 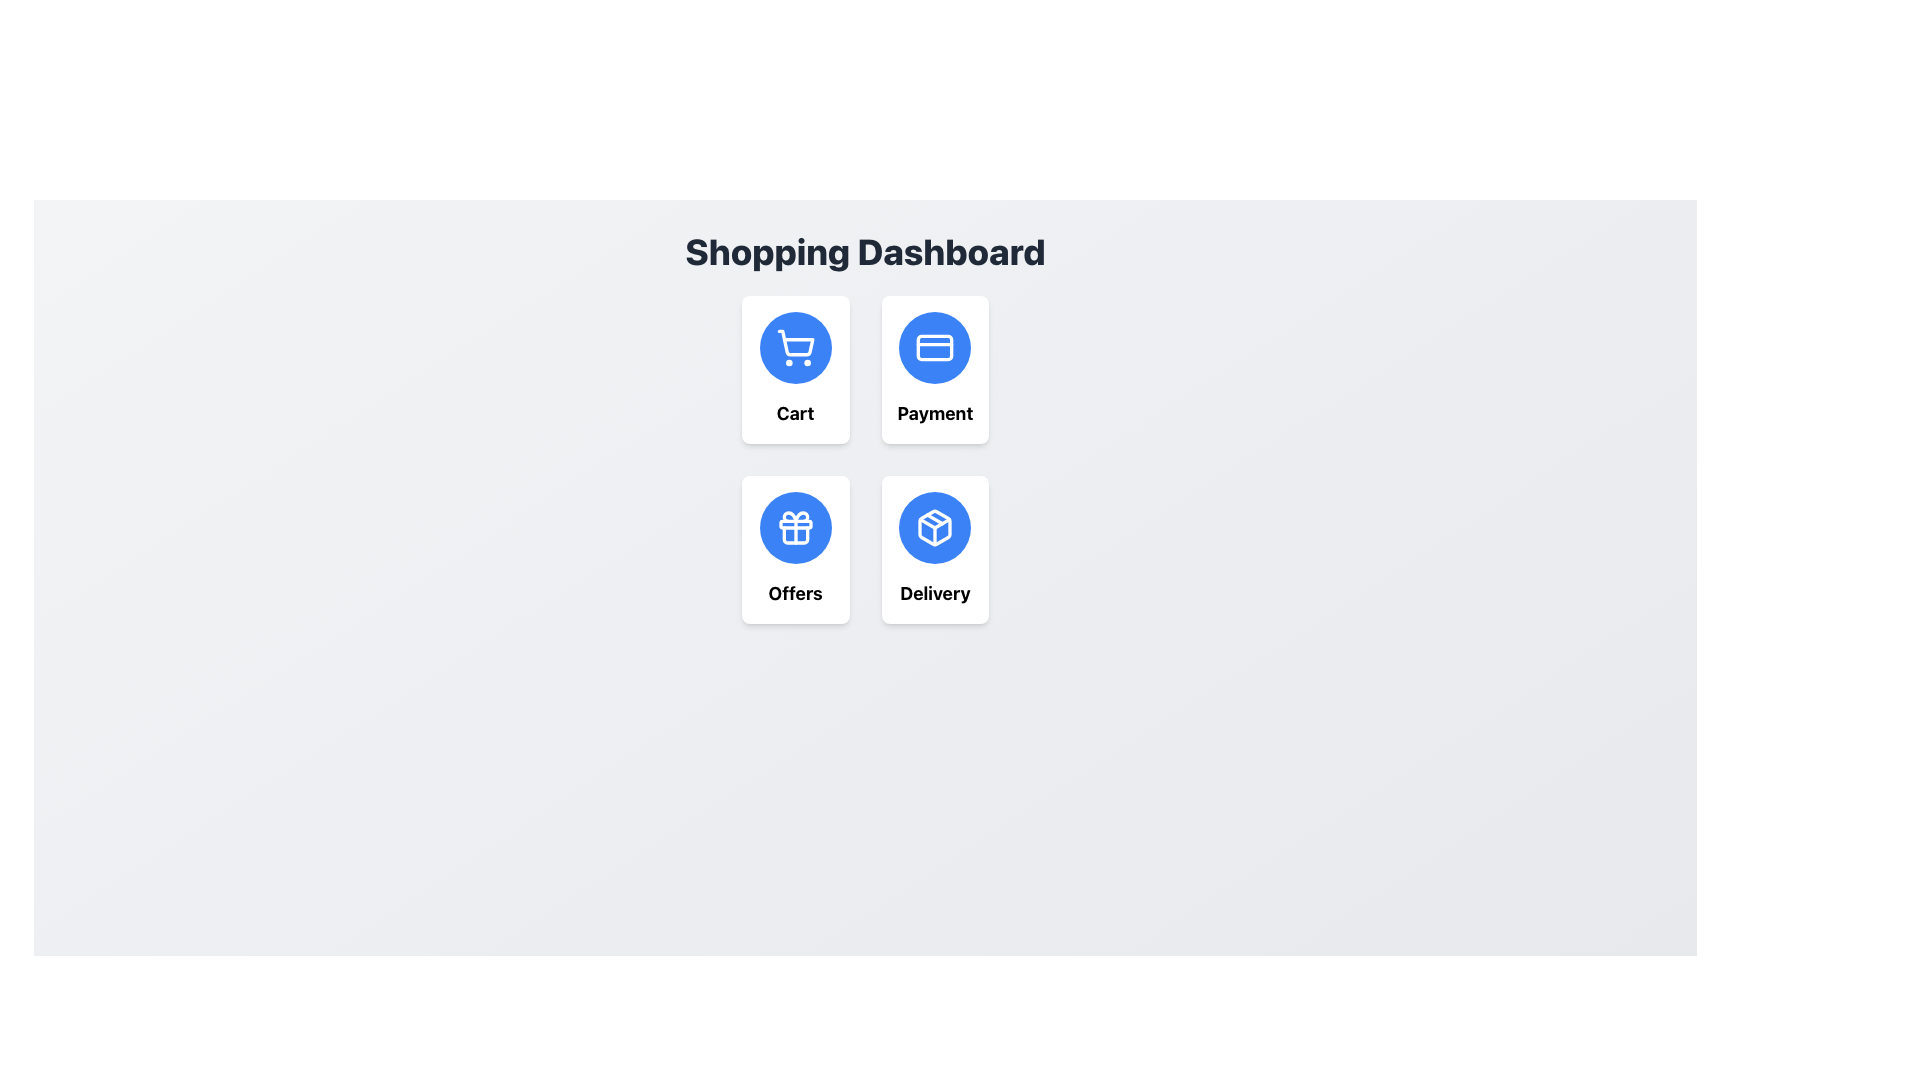 What do you see at coordinates (934, 412) in the screenshot?
I see `the bolded text label that reads 'Payment', located centrally beneath an icon on a card in the 'Shopping Dashboard'` at bounding box center [934, 412].